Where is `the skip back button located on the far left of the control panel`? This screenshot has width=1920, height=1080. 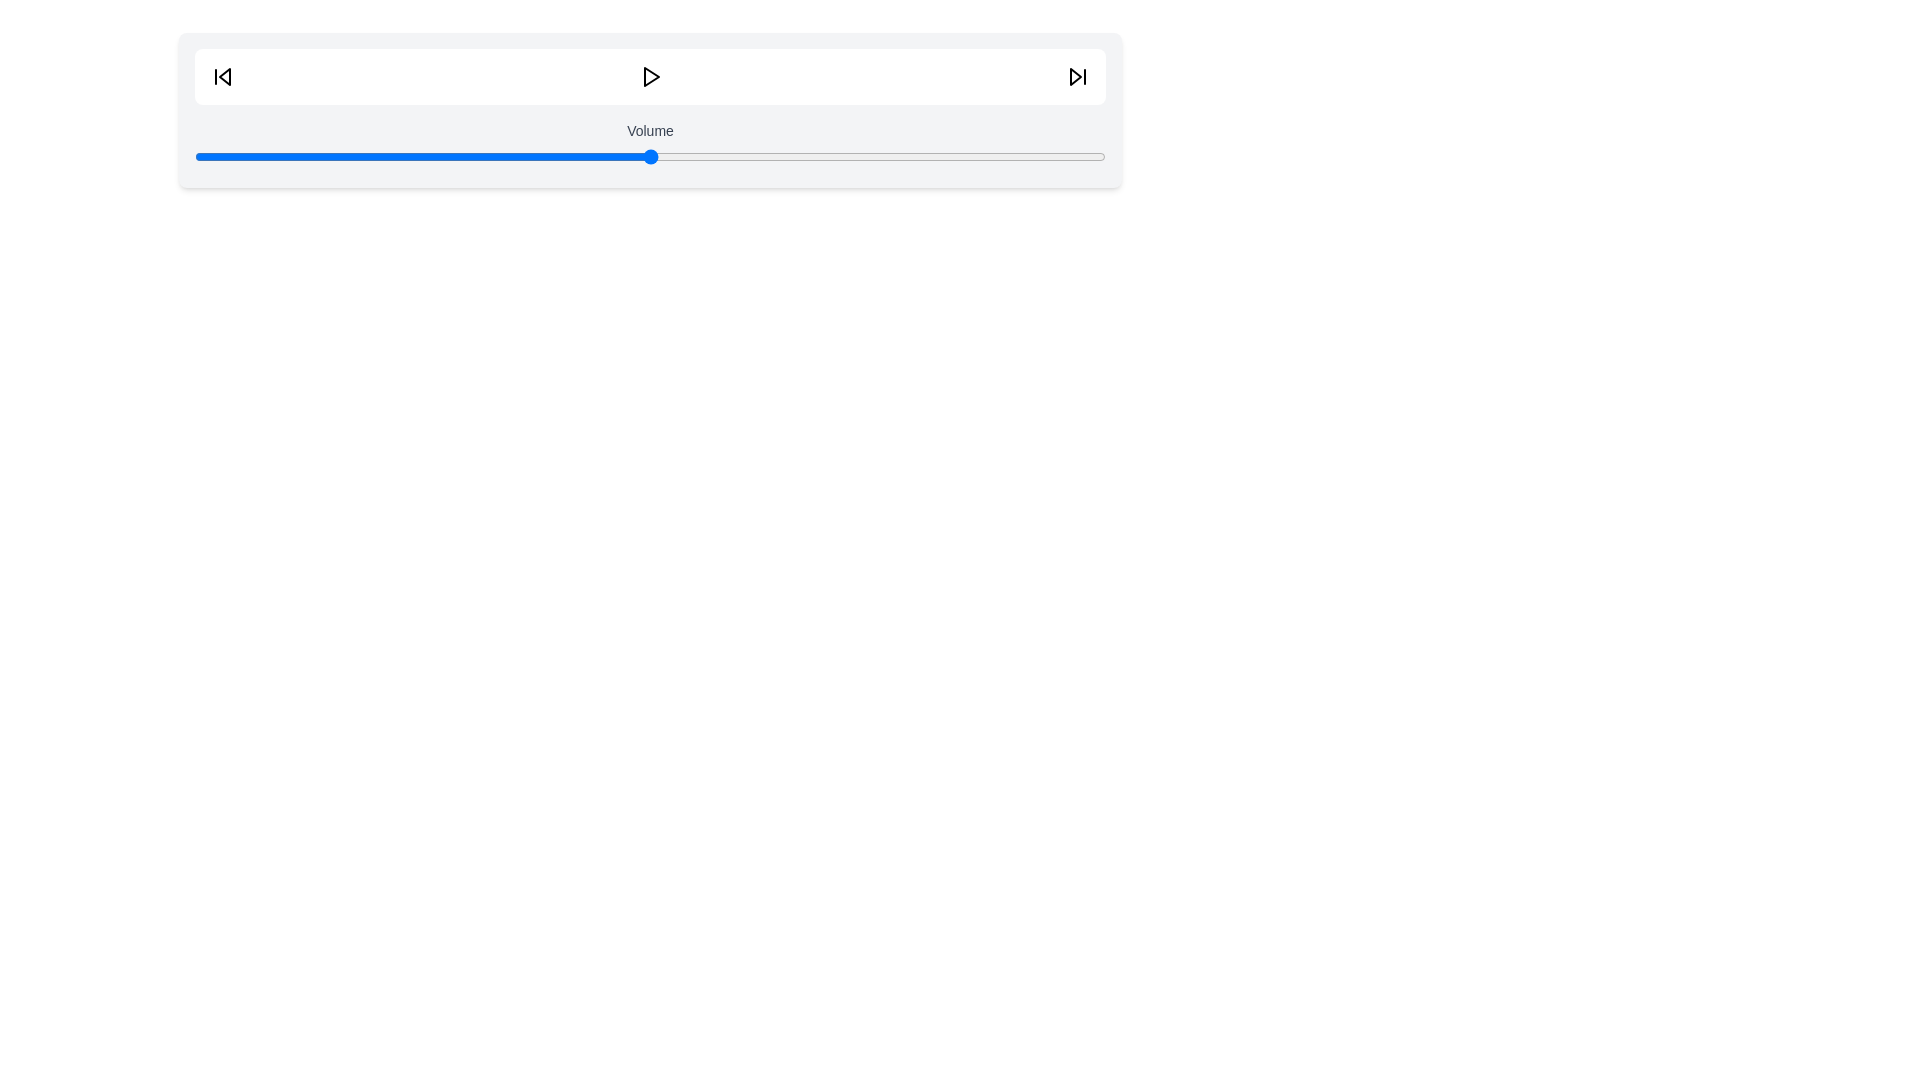 the skip back button located on the far left of the control panel is located at coordinates (222, 76).